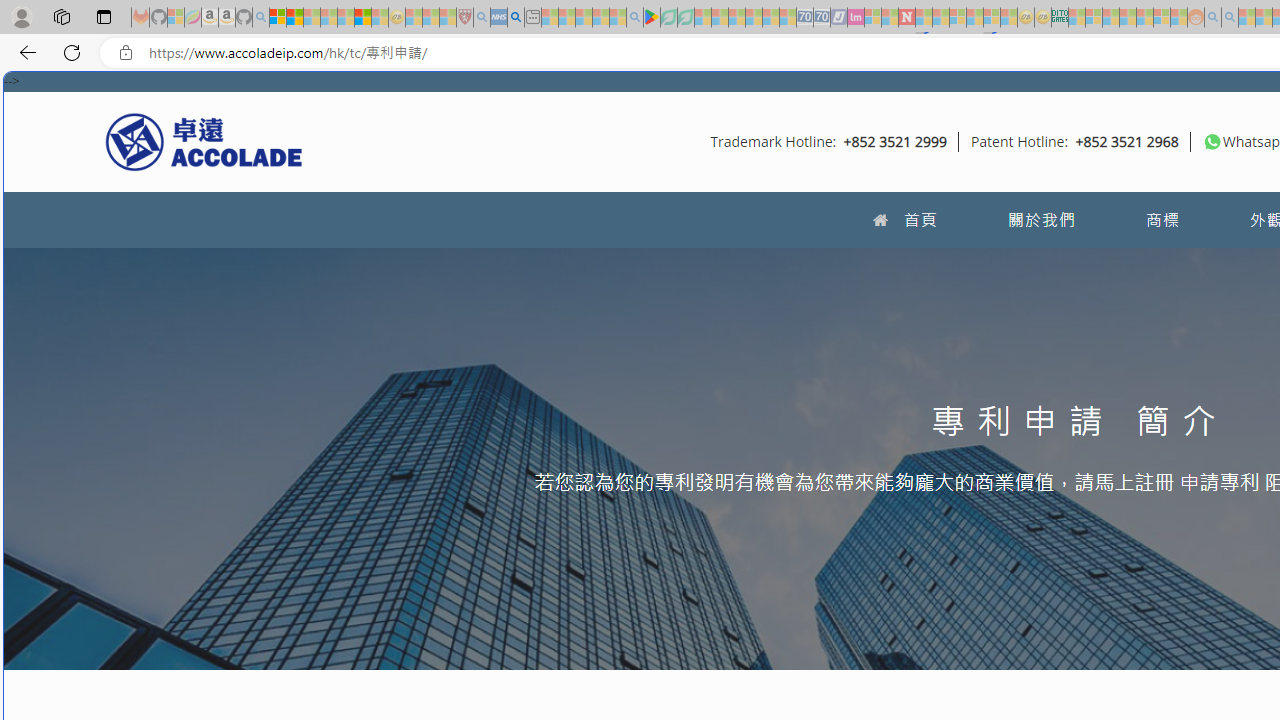 The image size is (1280, 720). What do you see at coordinates (855, 17) in the screenshot?
I see `'Jobs - lastminute.com Investor Portal - Sleeping'` at bounding box center [855, 17].